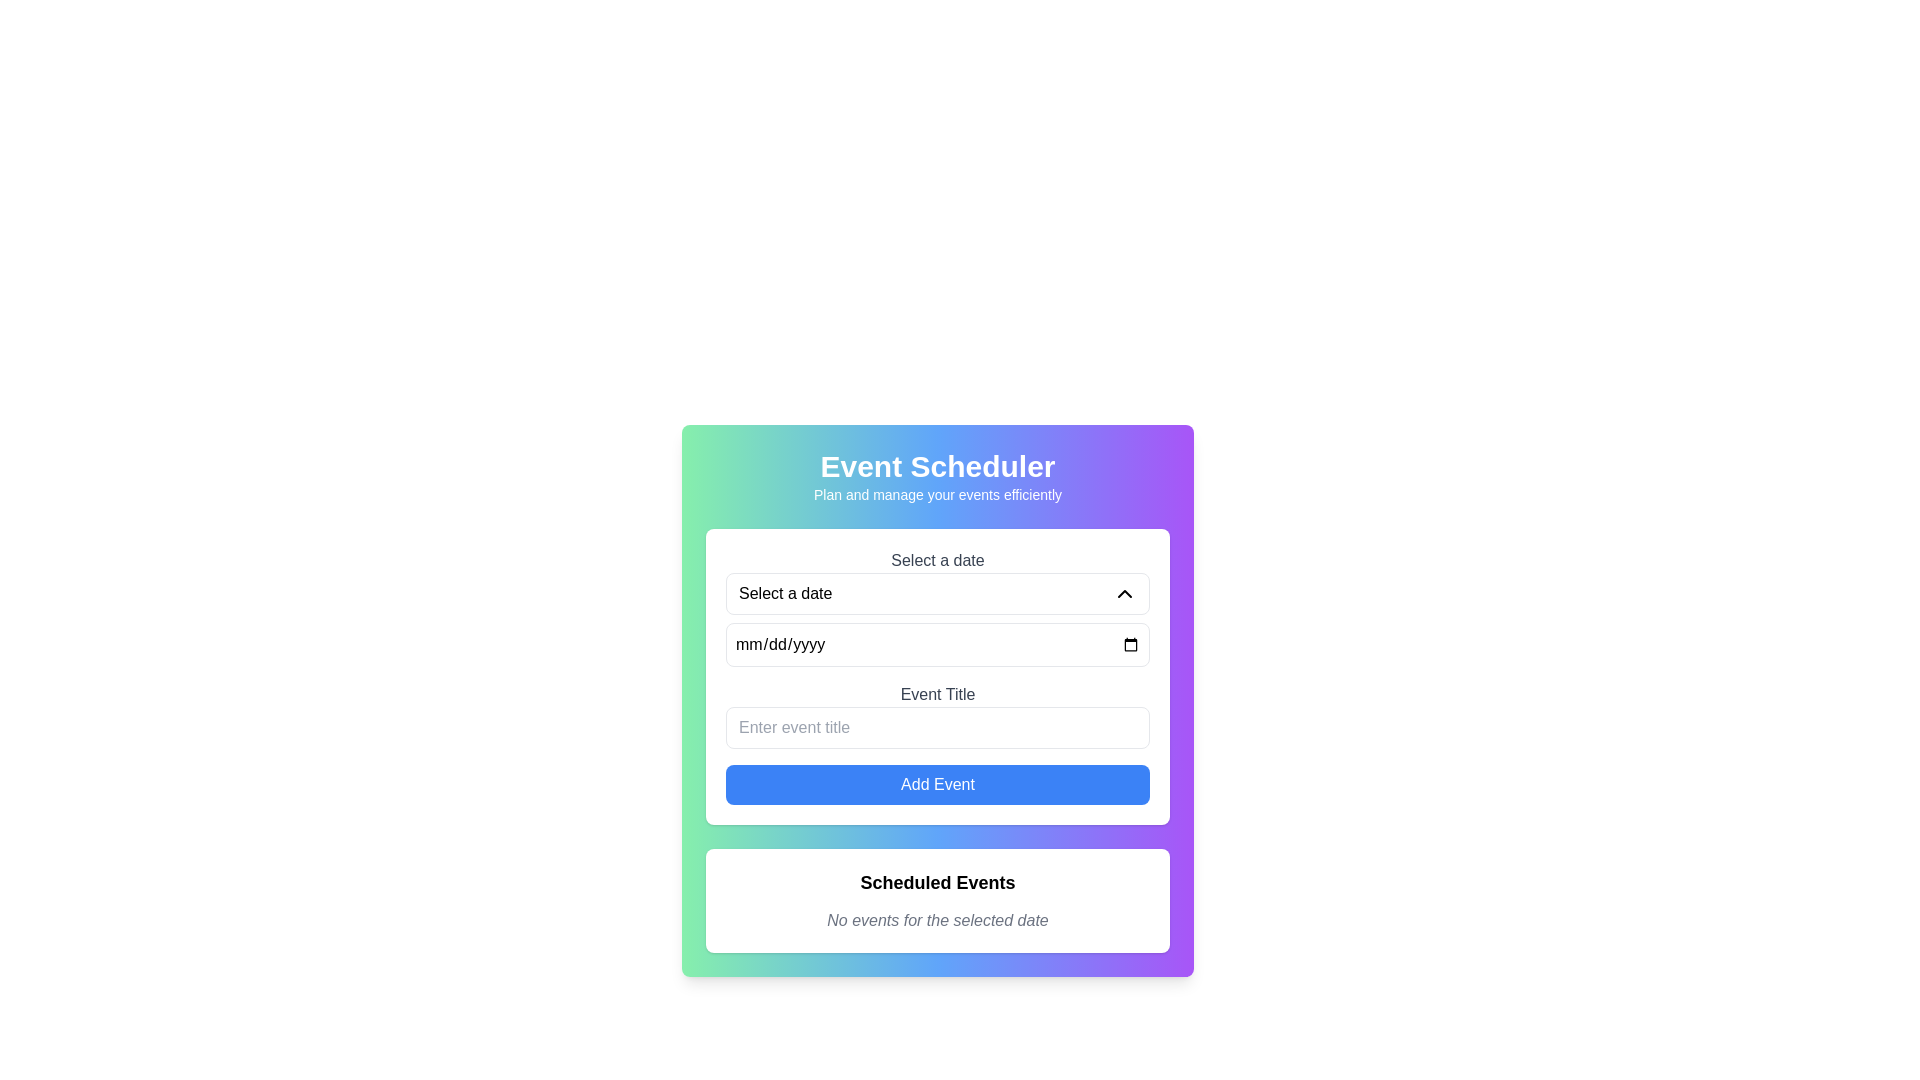 This screenshot has width=1920, height=1080. Describe the element at coordinates (1124, 593) in the screenshot. I see `the Chevron Arrow icon, which is positioned in the upper right section of the card interface, to potentially trigger a hover effect` at that location.